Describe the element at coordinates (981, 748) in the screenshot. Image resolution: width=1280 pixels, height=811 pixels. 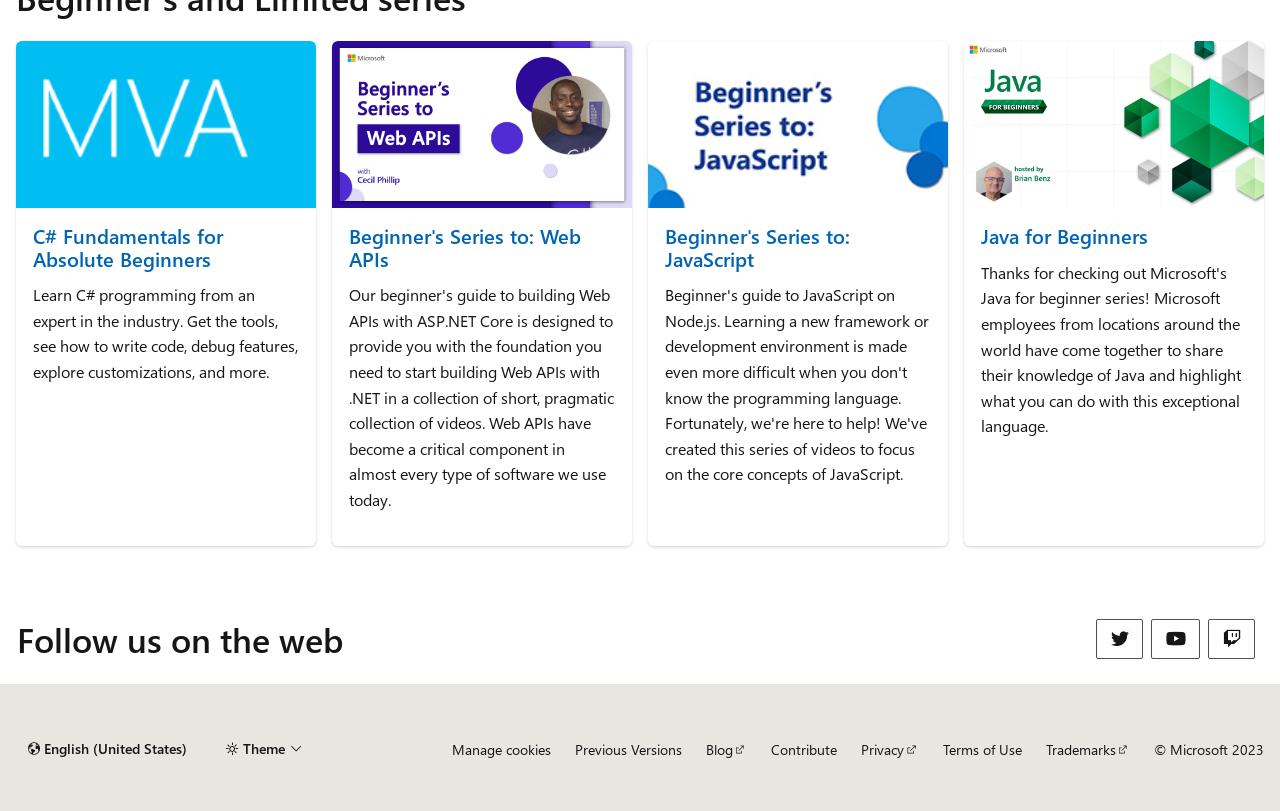
I see `'Terms of Use'` at that location.